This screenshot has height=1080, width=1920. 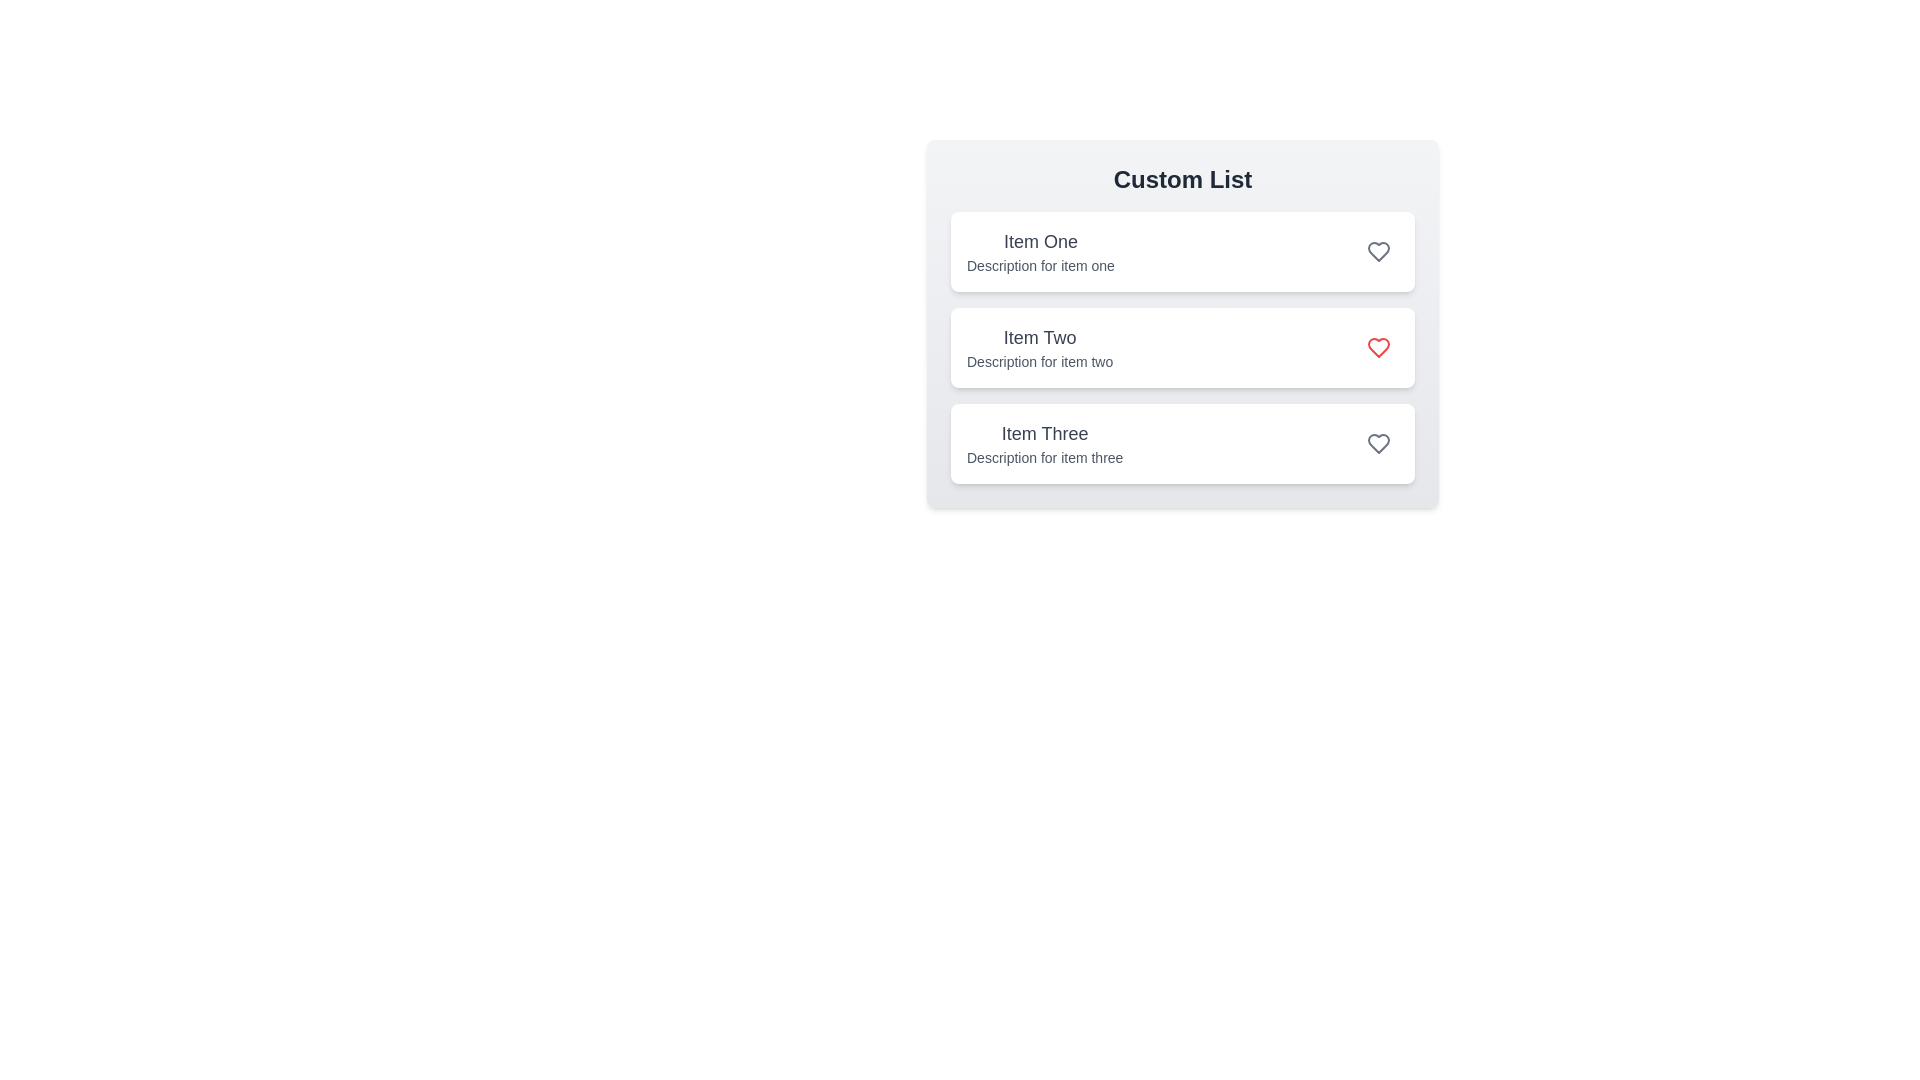 I want to click on the heart icon for Item Three to toggle its favorite status, so click(x=1377, y=442).